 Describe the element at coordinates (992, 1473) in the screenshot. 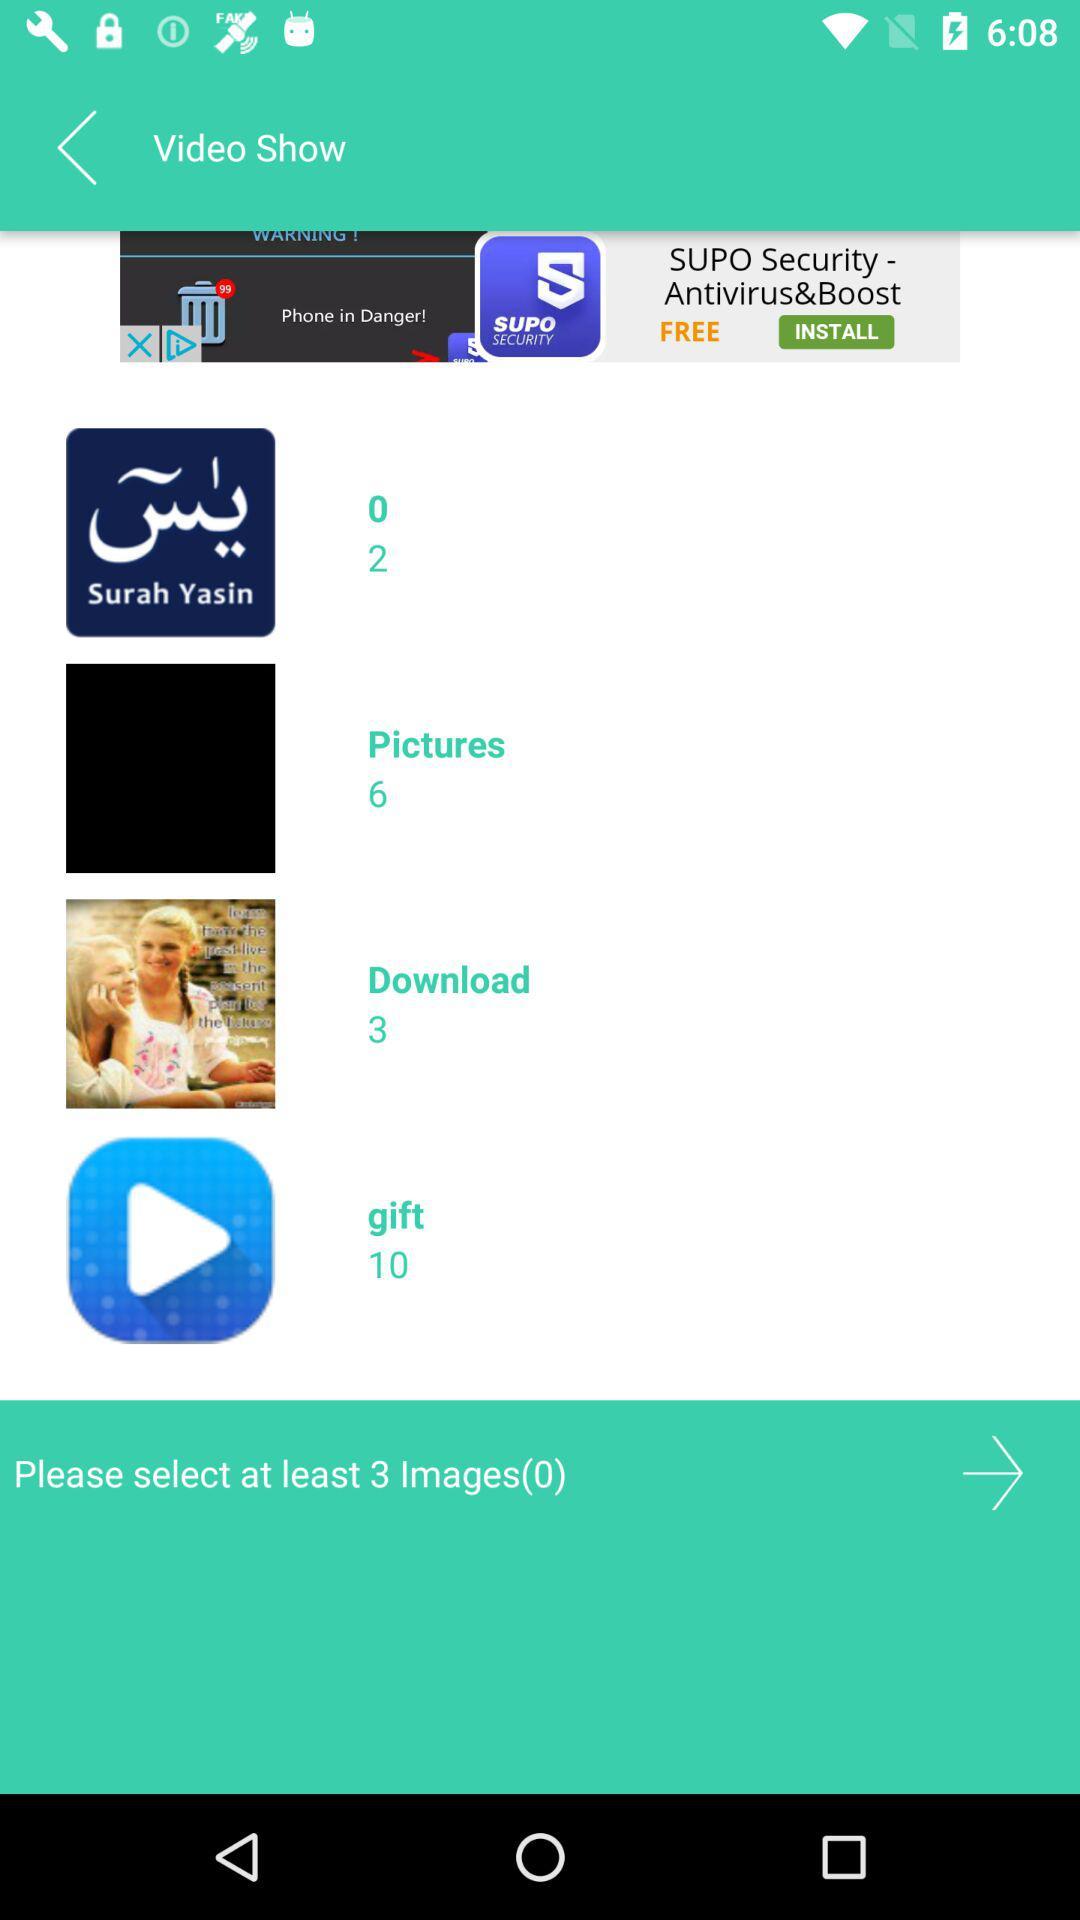

I see `the arrow_forward icon` at that location.